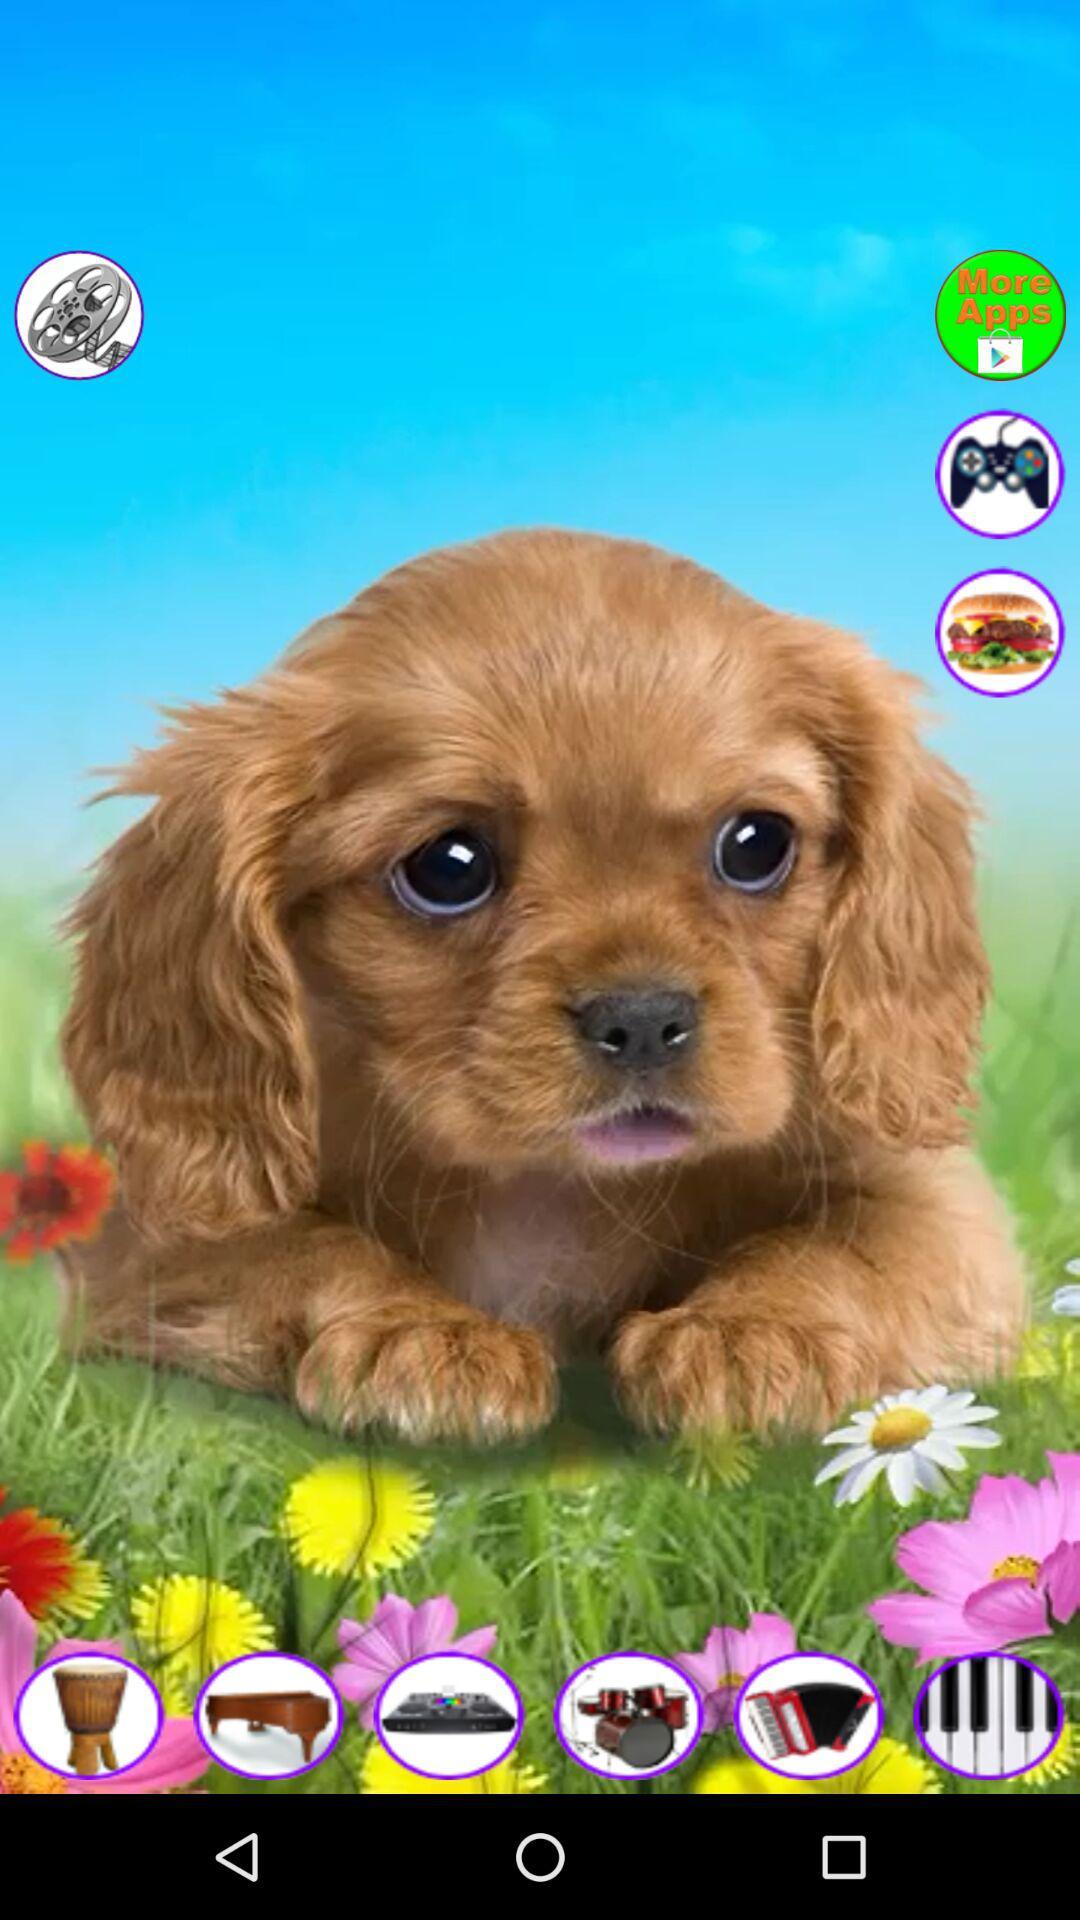 This screenshot has height=1920, width=1080. I want to click on game, so click(450, 1713).